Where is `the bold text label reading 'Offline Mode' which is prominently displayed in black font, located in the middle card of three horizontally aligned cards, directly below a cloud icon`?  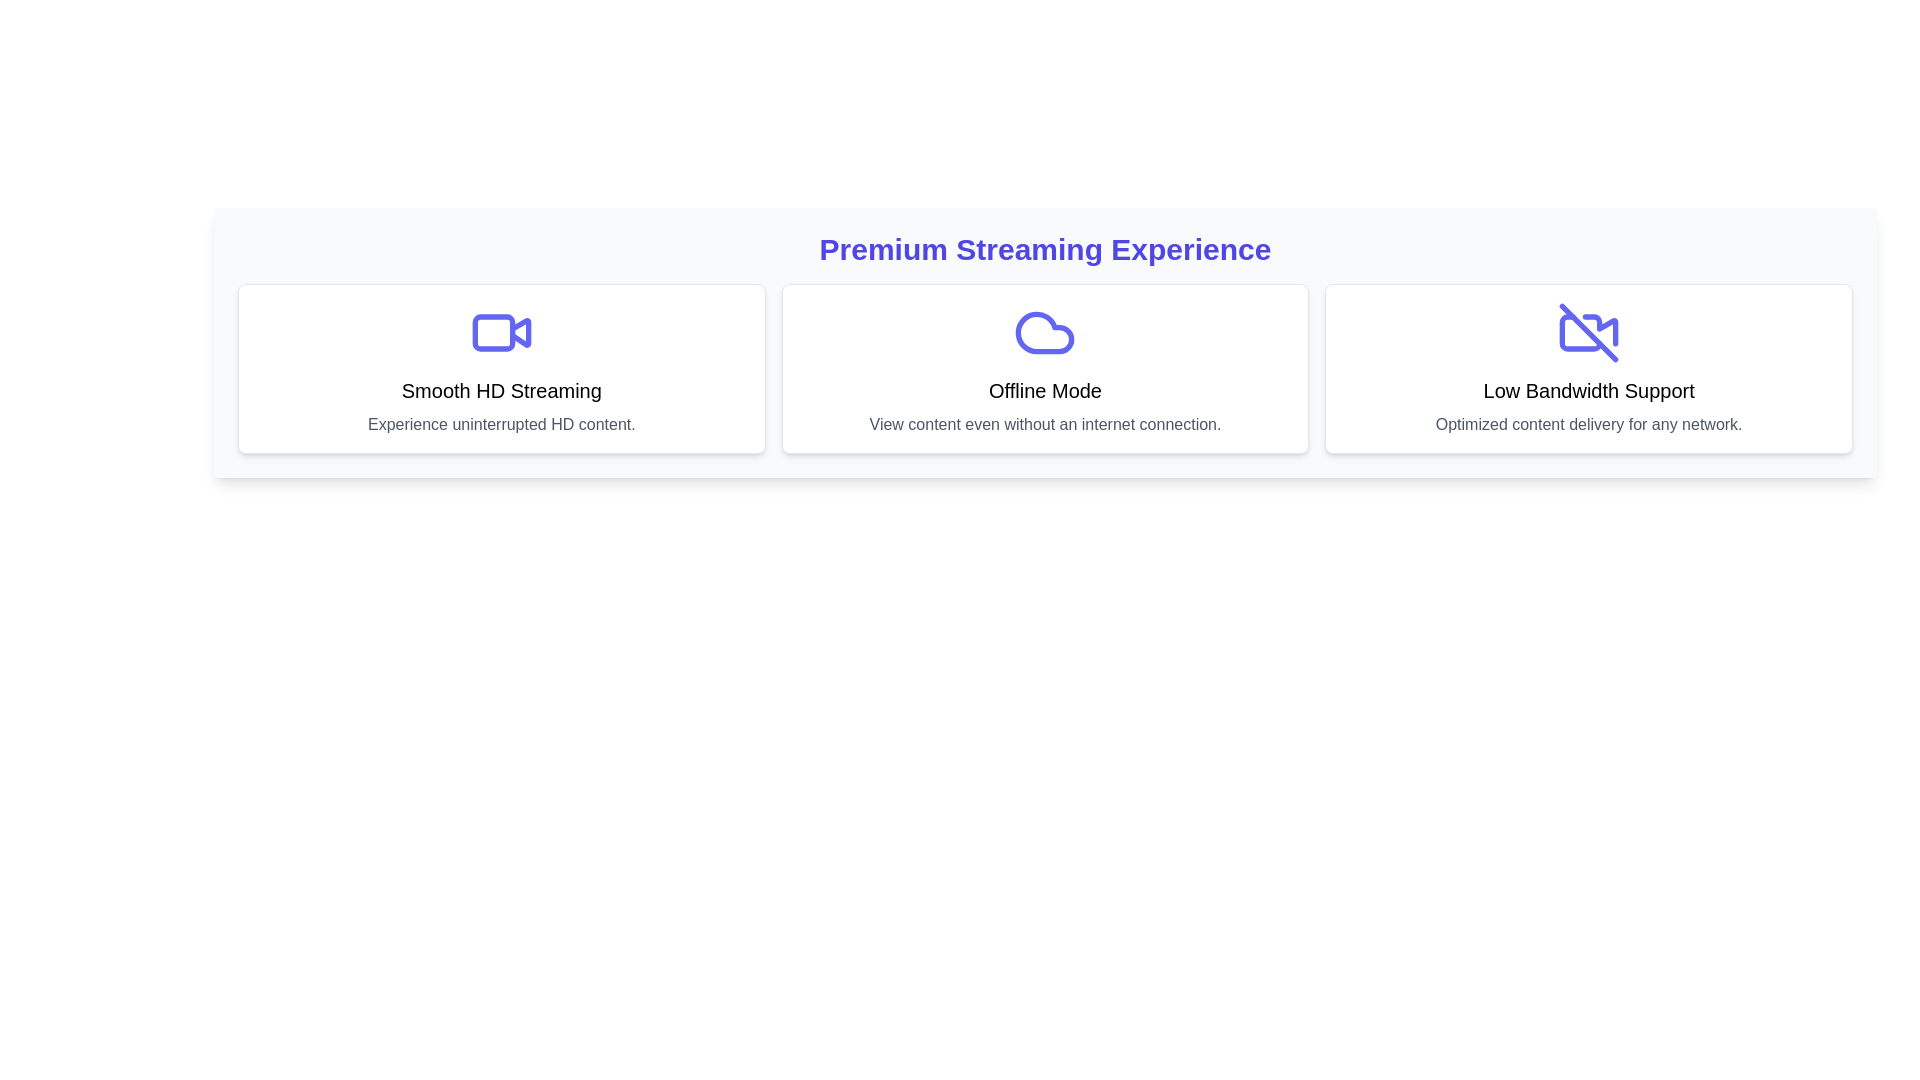
the bold text label reading 'Offline Mode' which is prominently displayed in black font, located in the middle card of three horizontally aligned cards, directly below a cloud icon is located at coordinates (1044, 390).